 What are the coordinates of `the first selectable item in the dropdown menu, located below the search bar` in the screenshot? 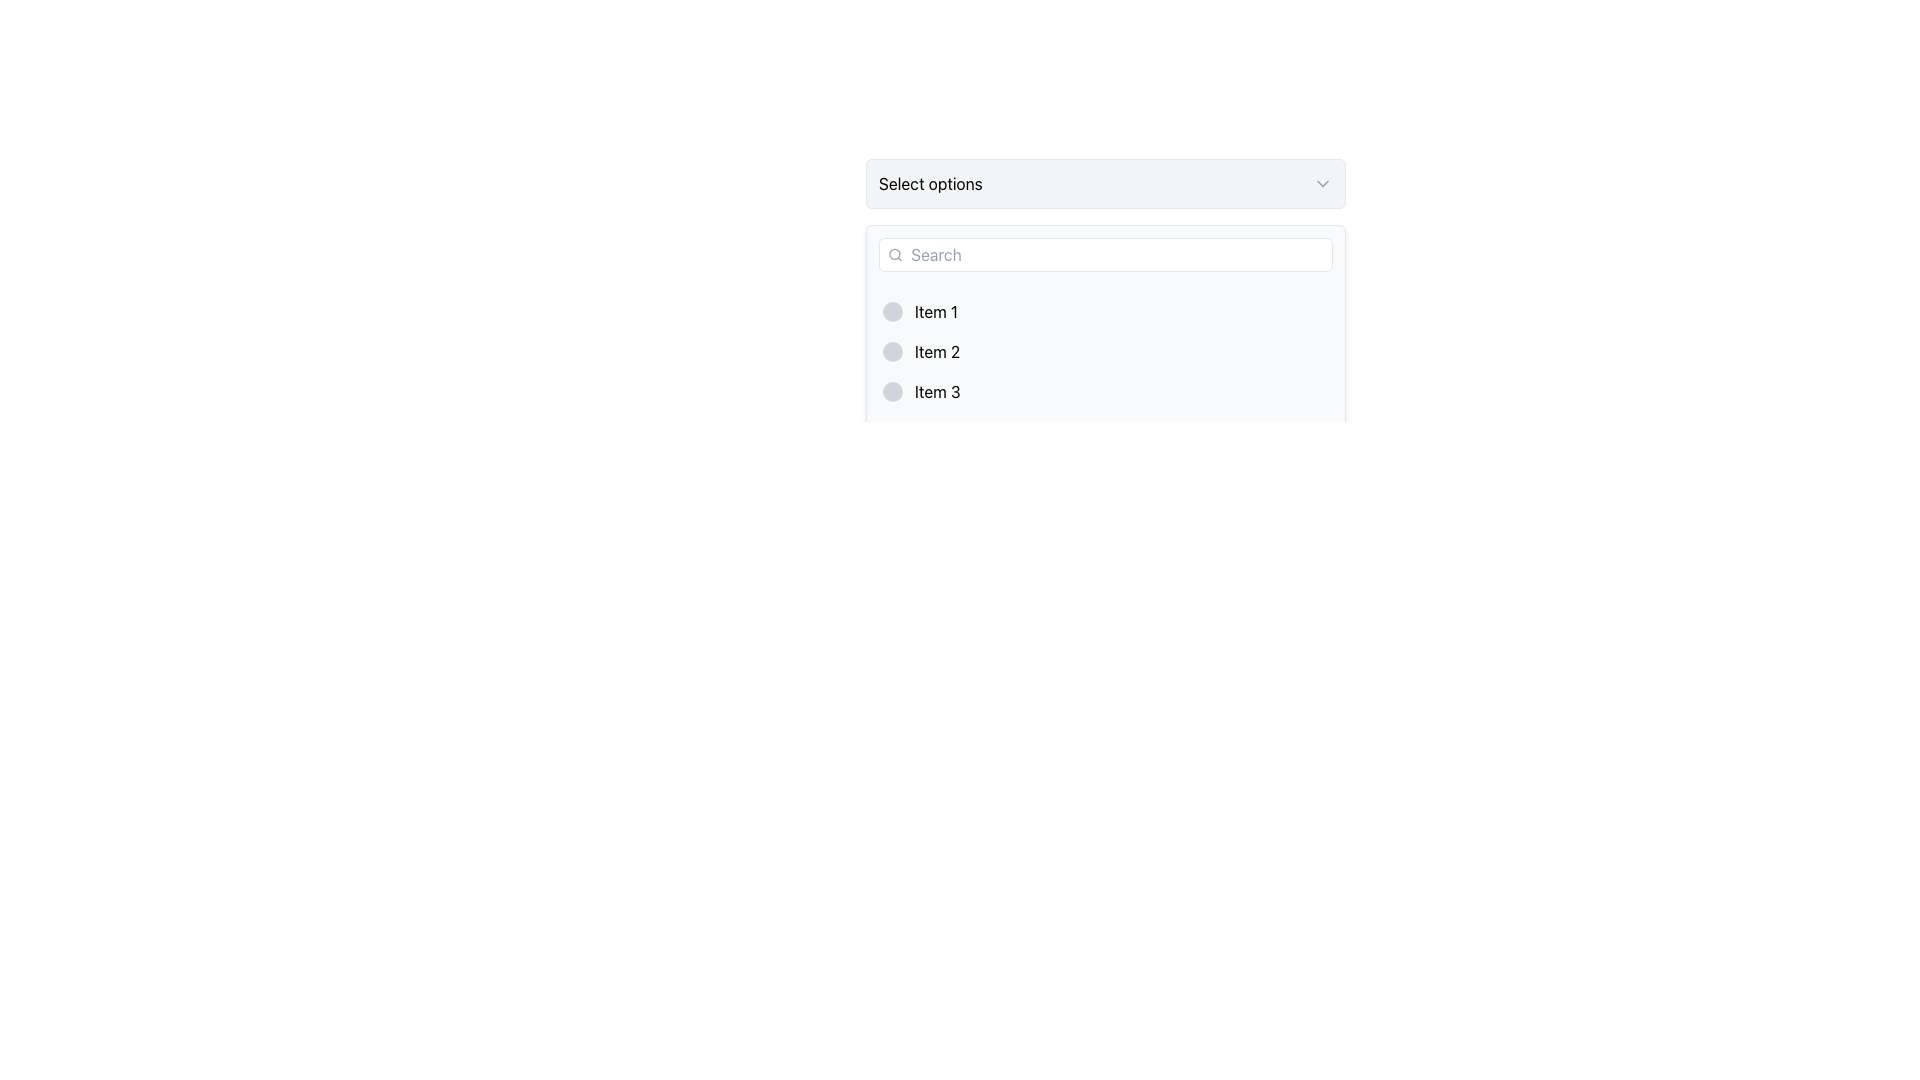 It's located at (1104, 312).